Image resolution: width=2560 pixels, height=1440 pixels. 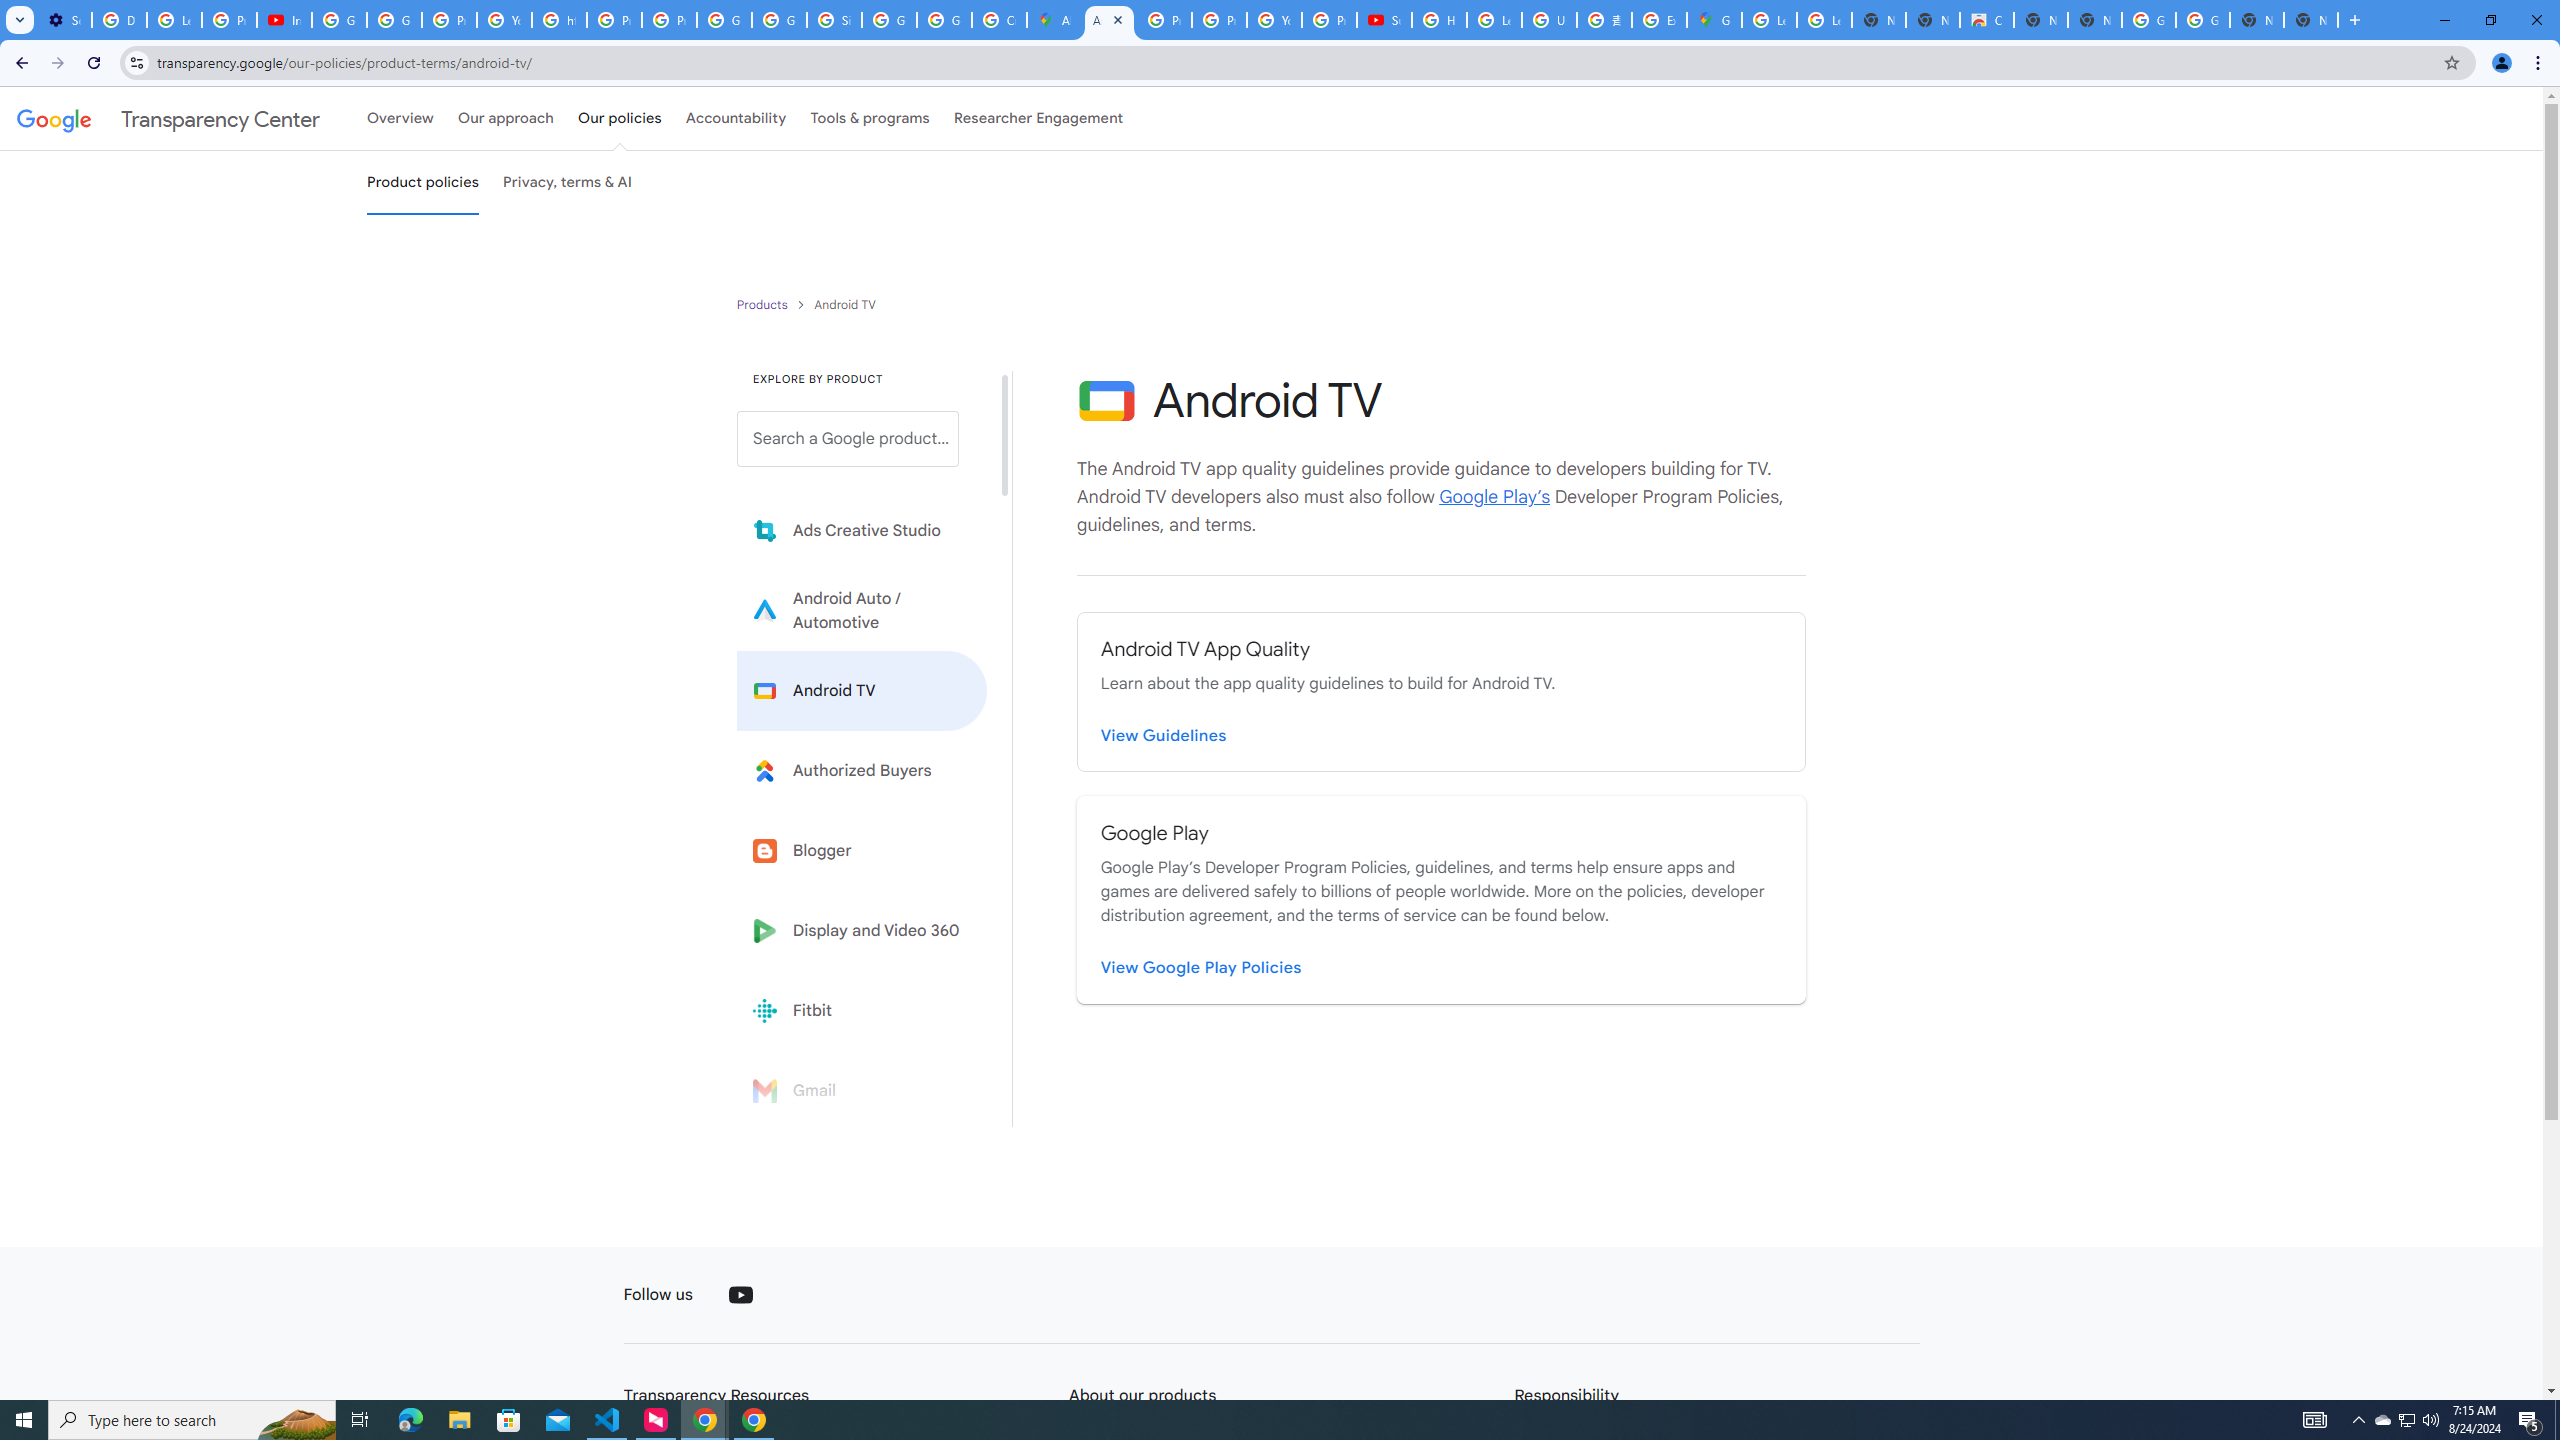 I want to click on 'Sign in - Google Accounts', so click(x=833, y=19).